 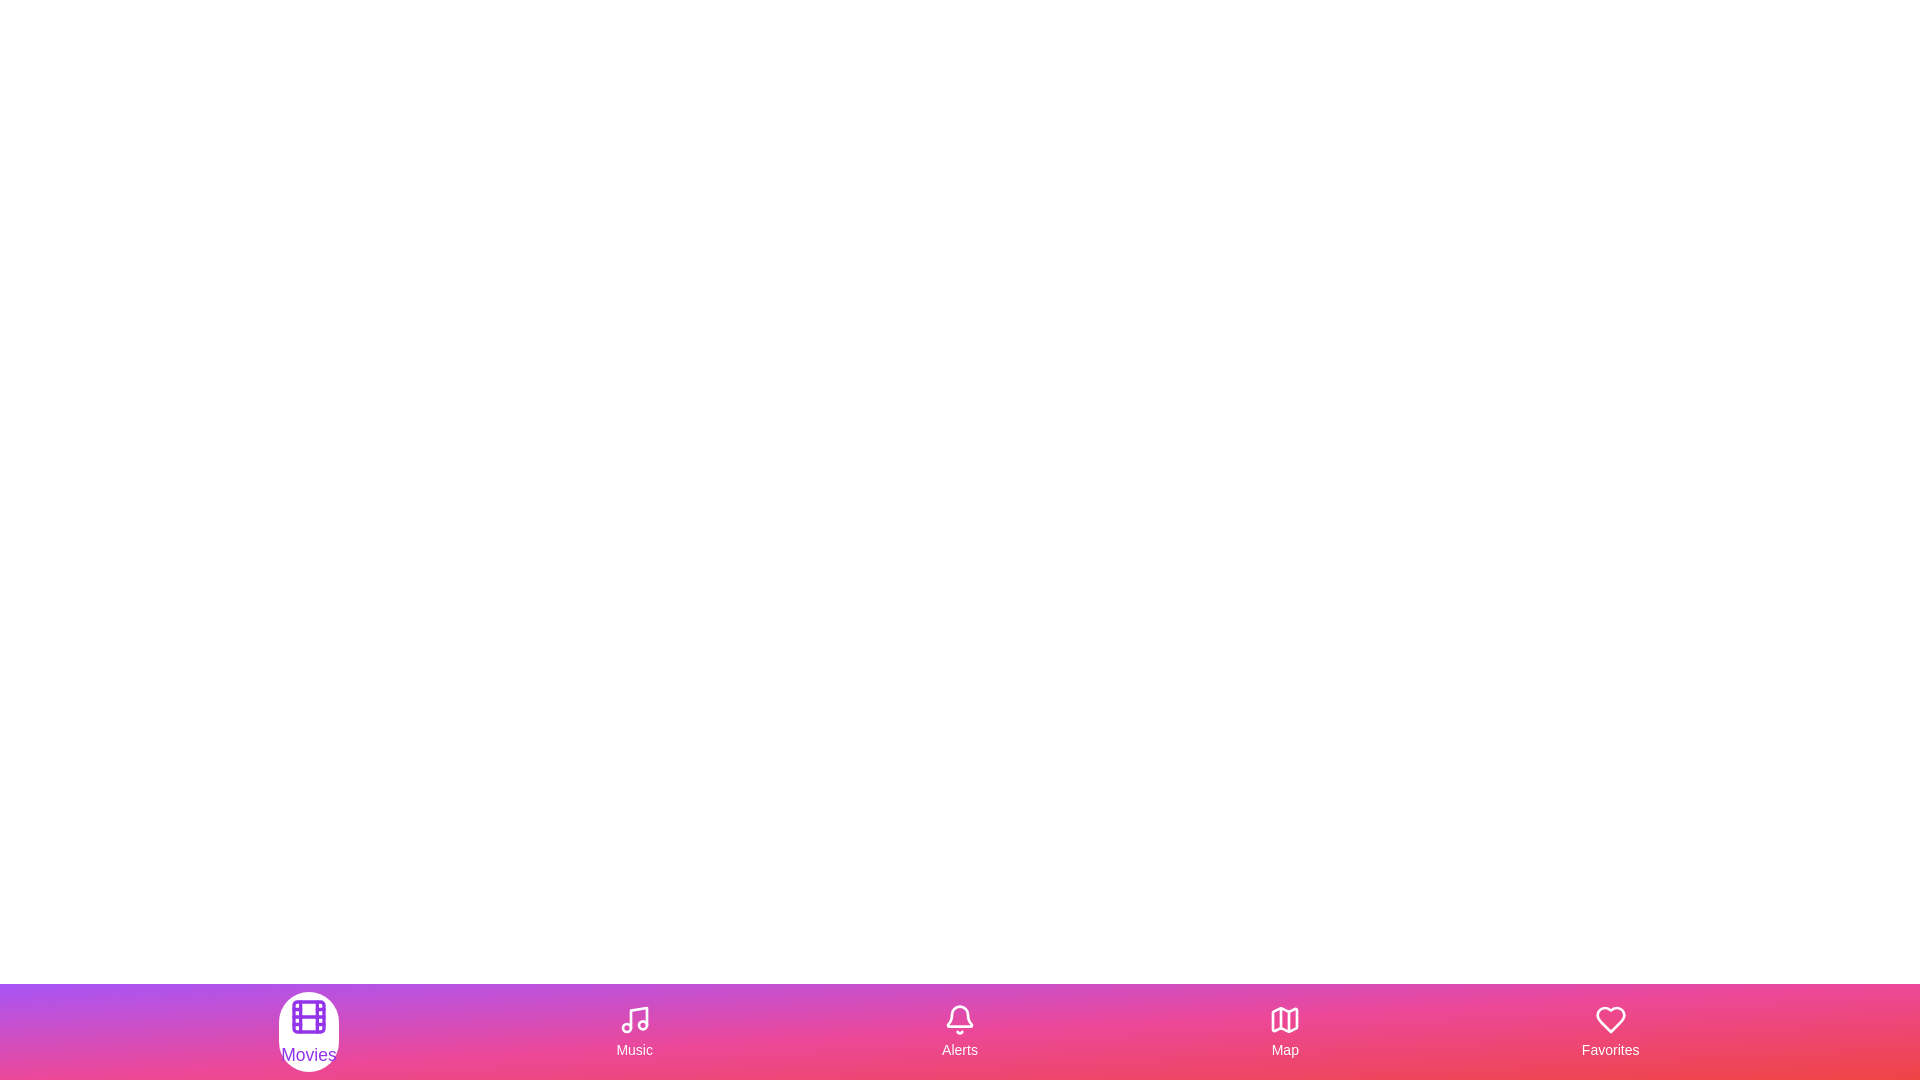 What do you see at coordinates (1609, 1032) in the screenshot?
I see `the tab labeled Favorites` at bounding box center [1609, 1032].